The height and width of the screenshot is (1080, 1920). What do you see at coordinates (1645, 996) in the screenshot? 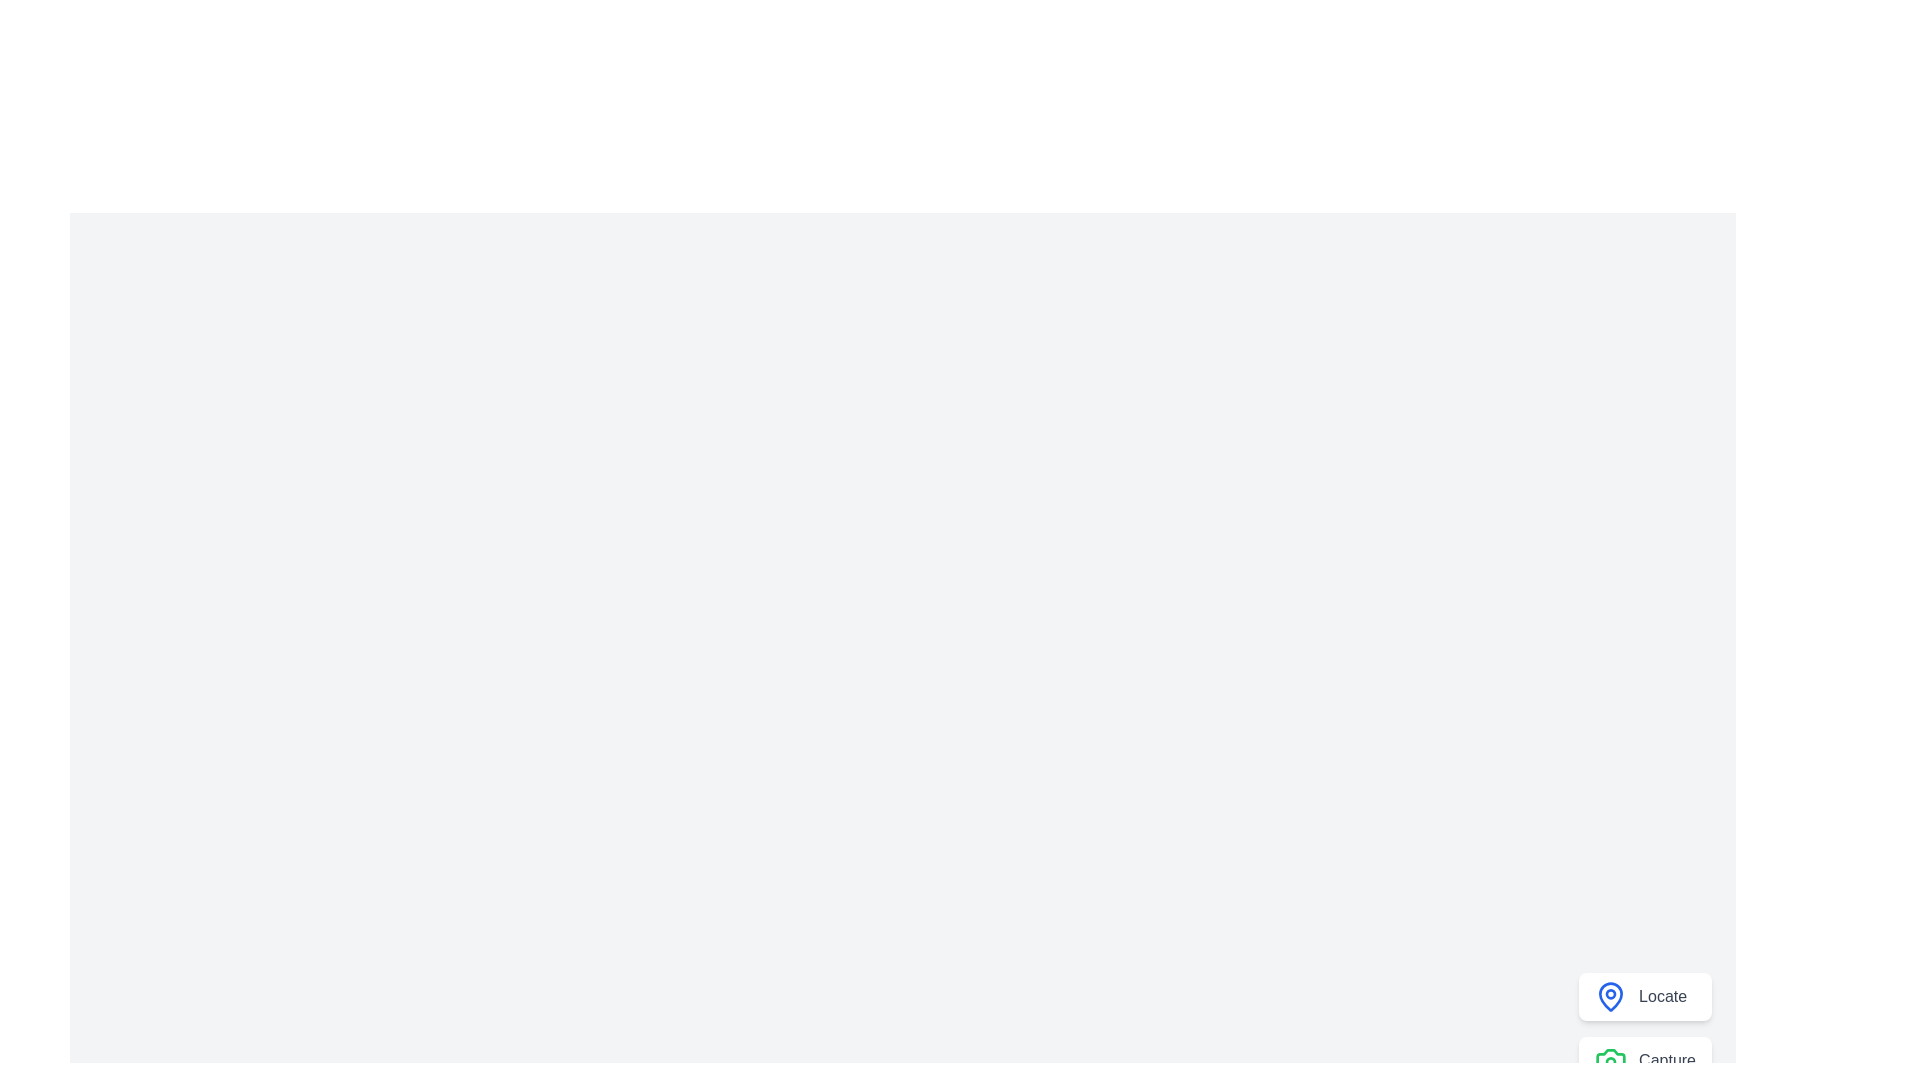
I see `the 'Locate' button to perform the locate action` at bounding box center [1645, 996].